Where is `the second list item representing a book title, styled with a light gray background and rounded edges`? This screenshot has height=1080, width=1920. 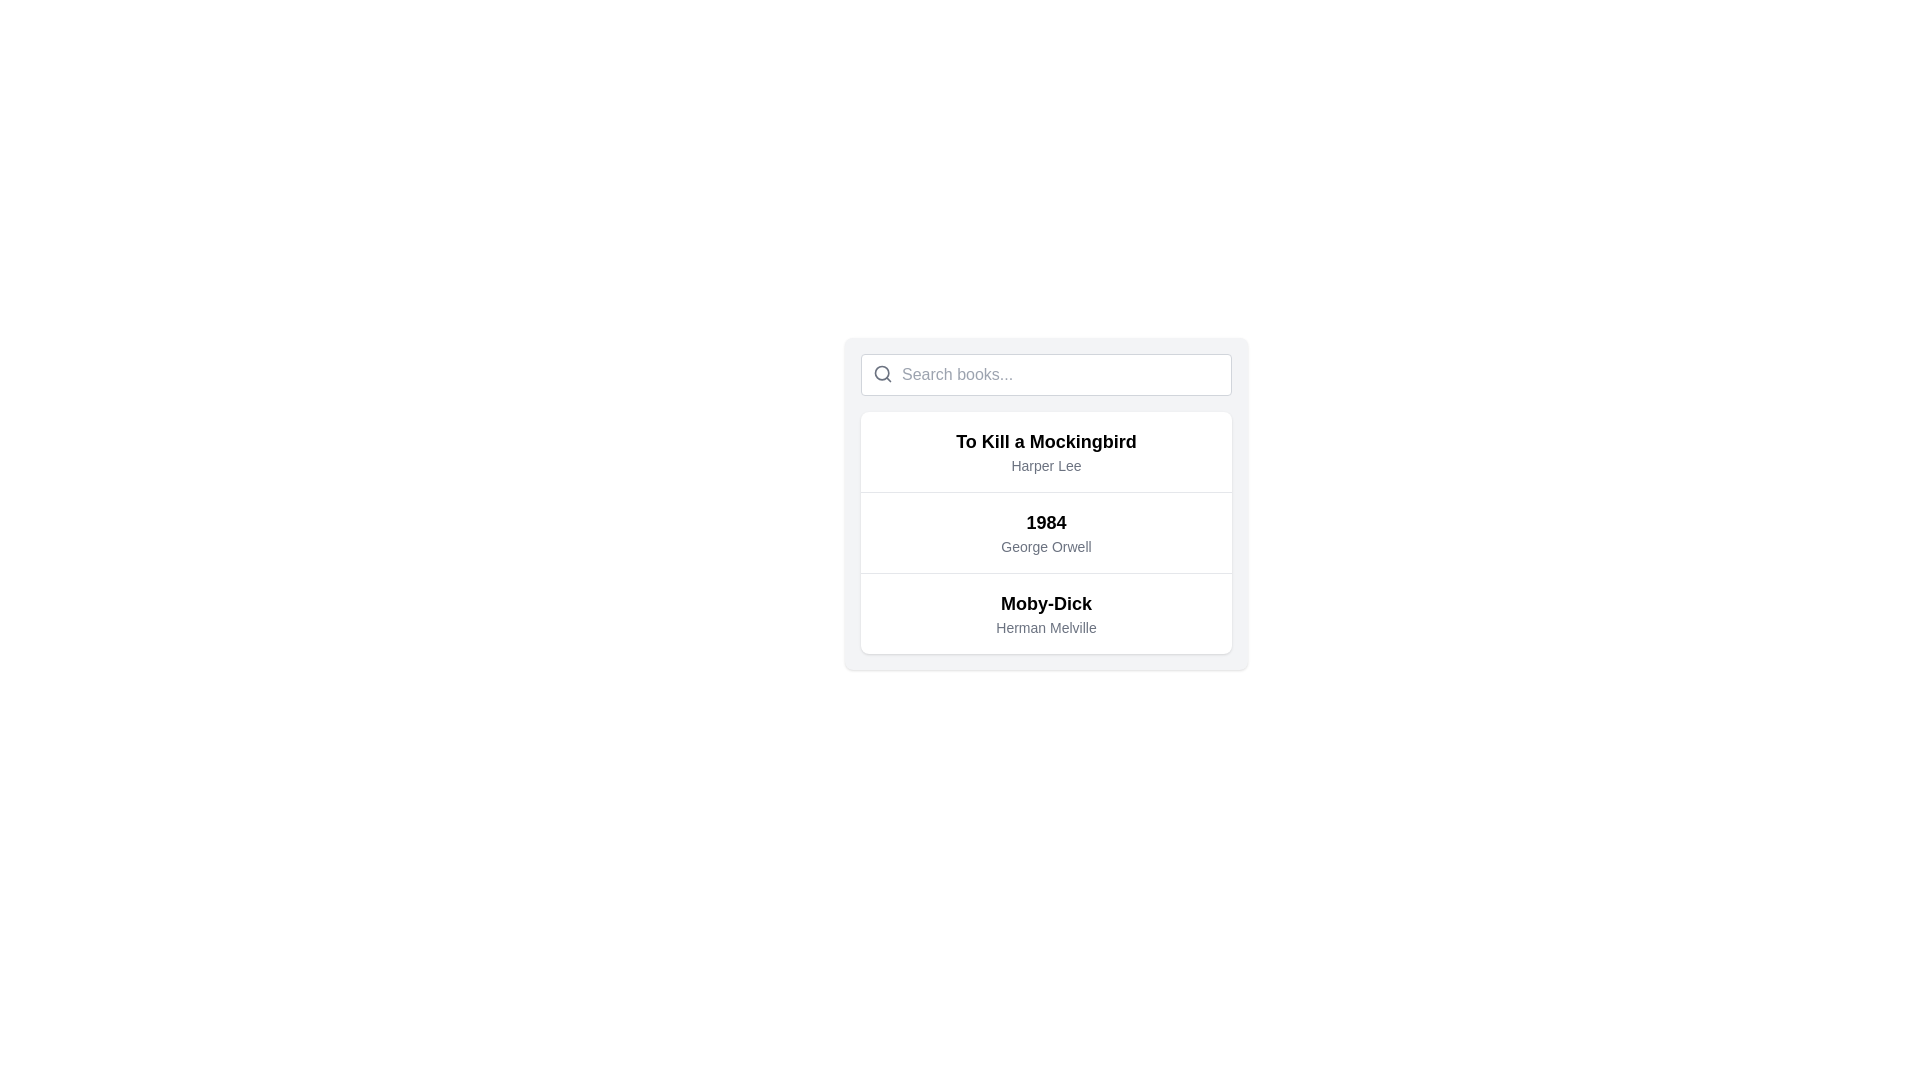
the second list item representing a book title, styled with a light gray background and rounded edges is located at coordinates (1045, 503).